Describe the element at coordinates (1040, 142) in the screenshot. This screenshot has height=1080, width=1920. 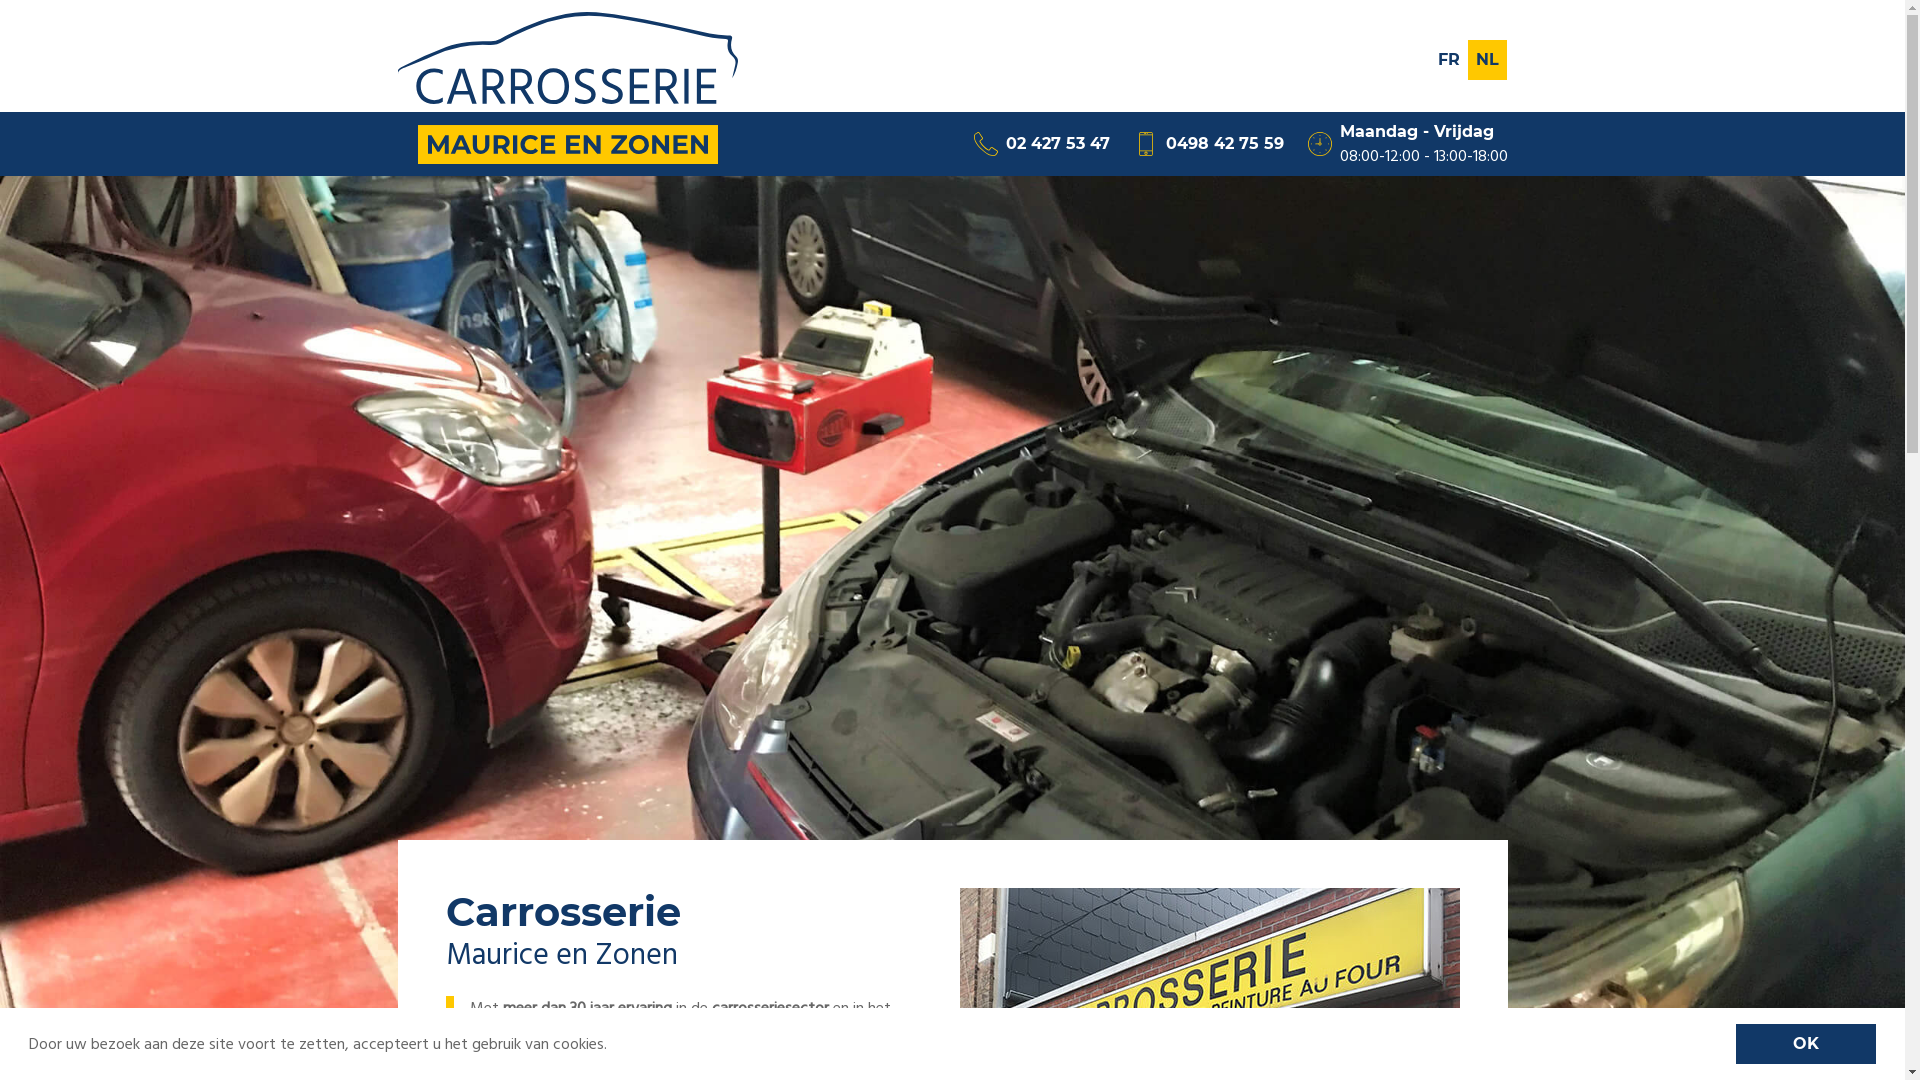
I see `'02 427 53 47'` at that location.